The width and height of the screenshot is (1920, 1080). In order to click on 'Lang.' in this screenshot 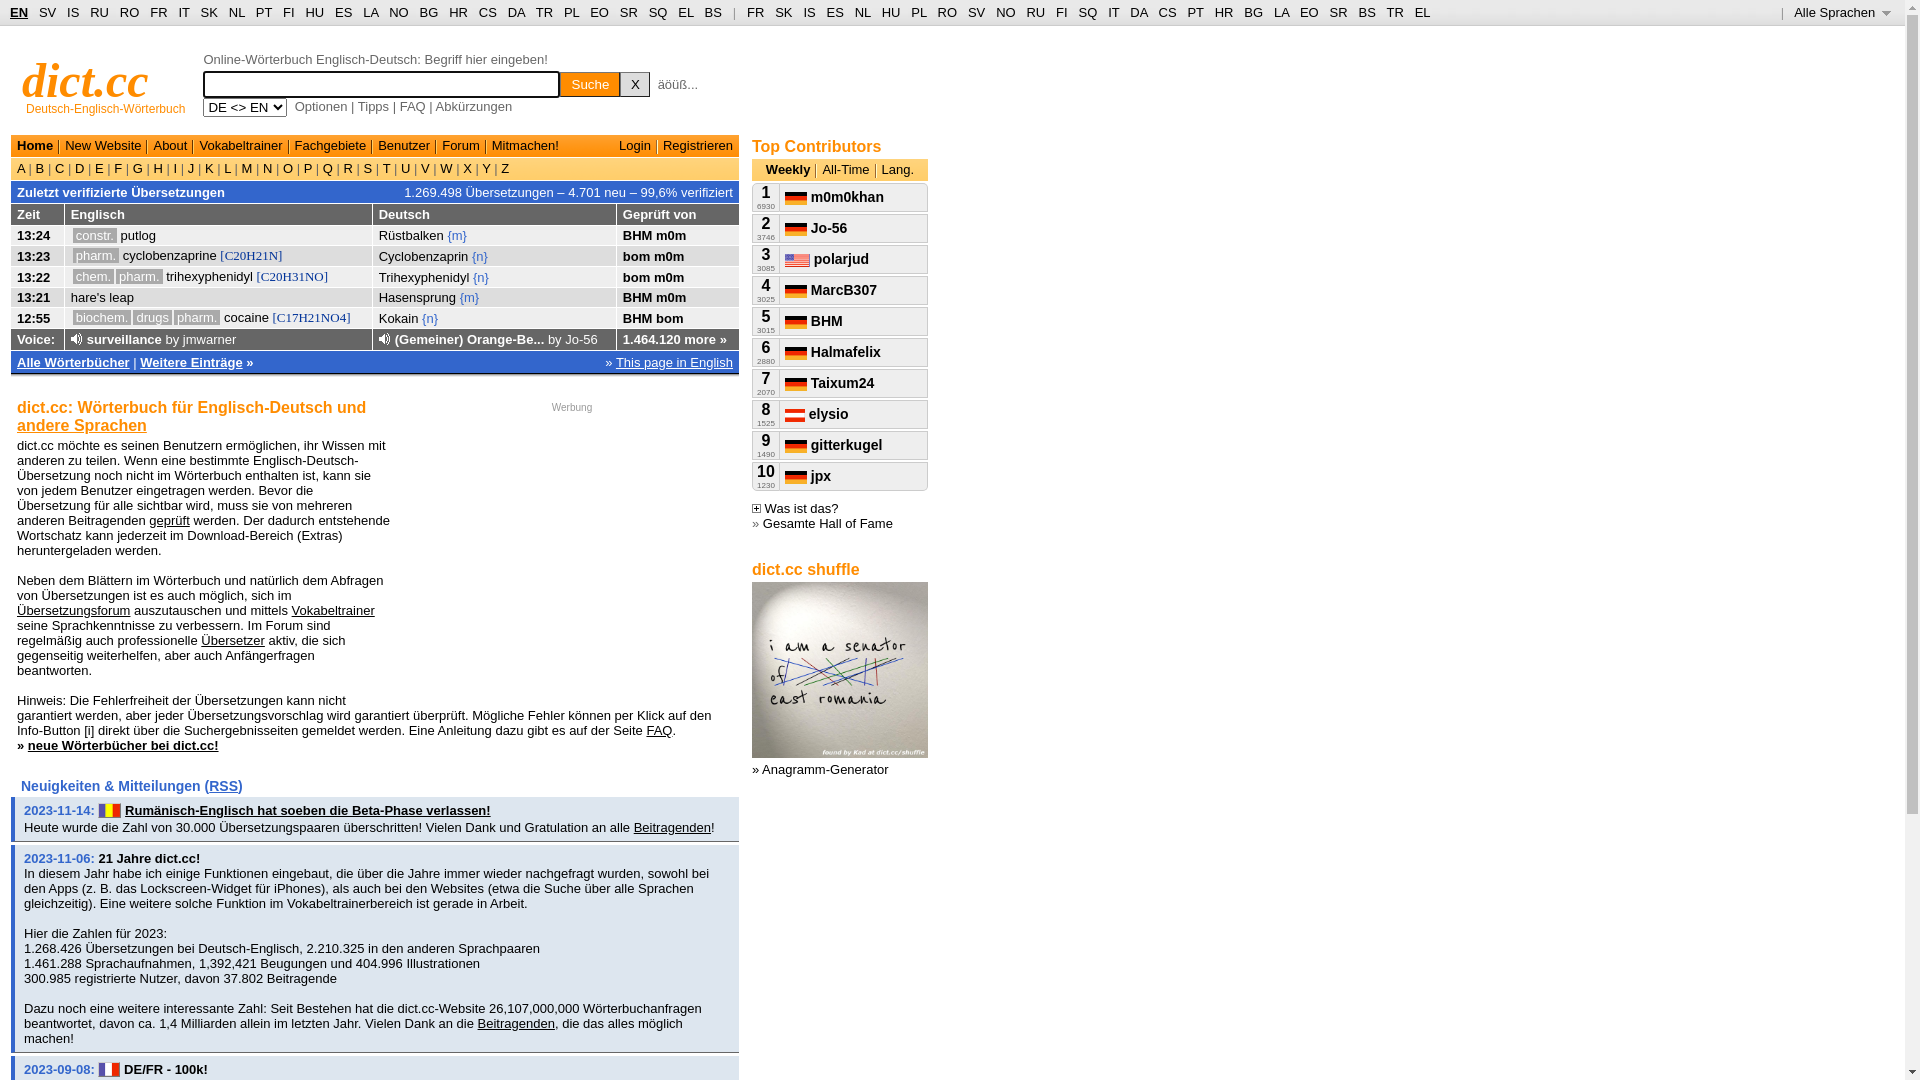, I will do `click(897, 168)`.